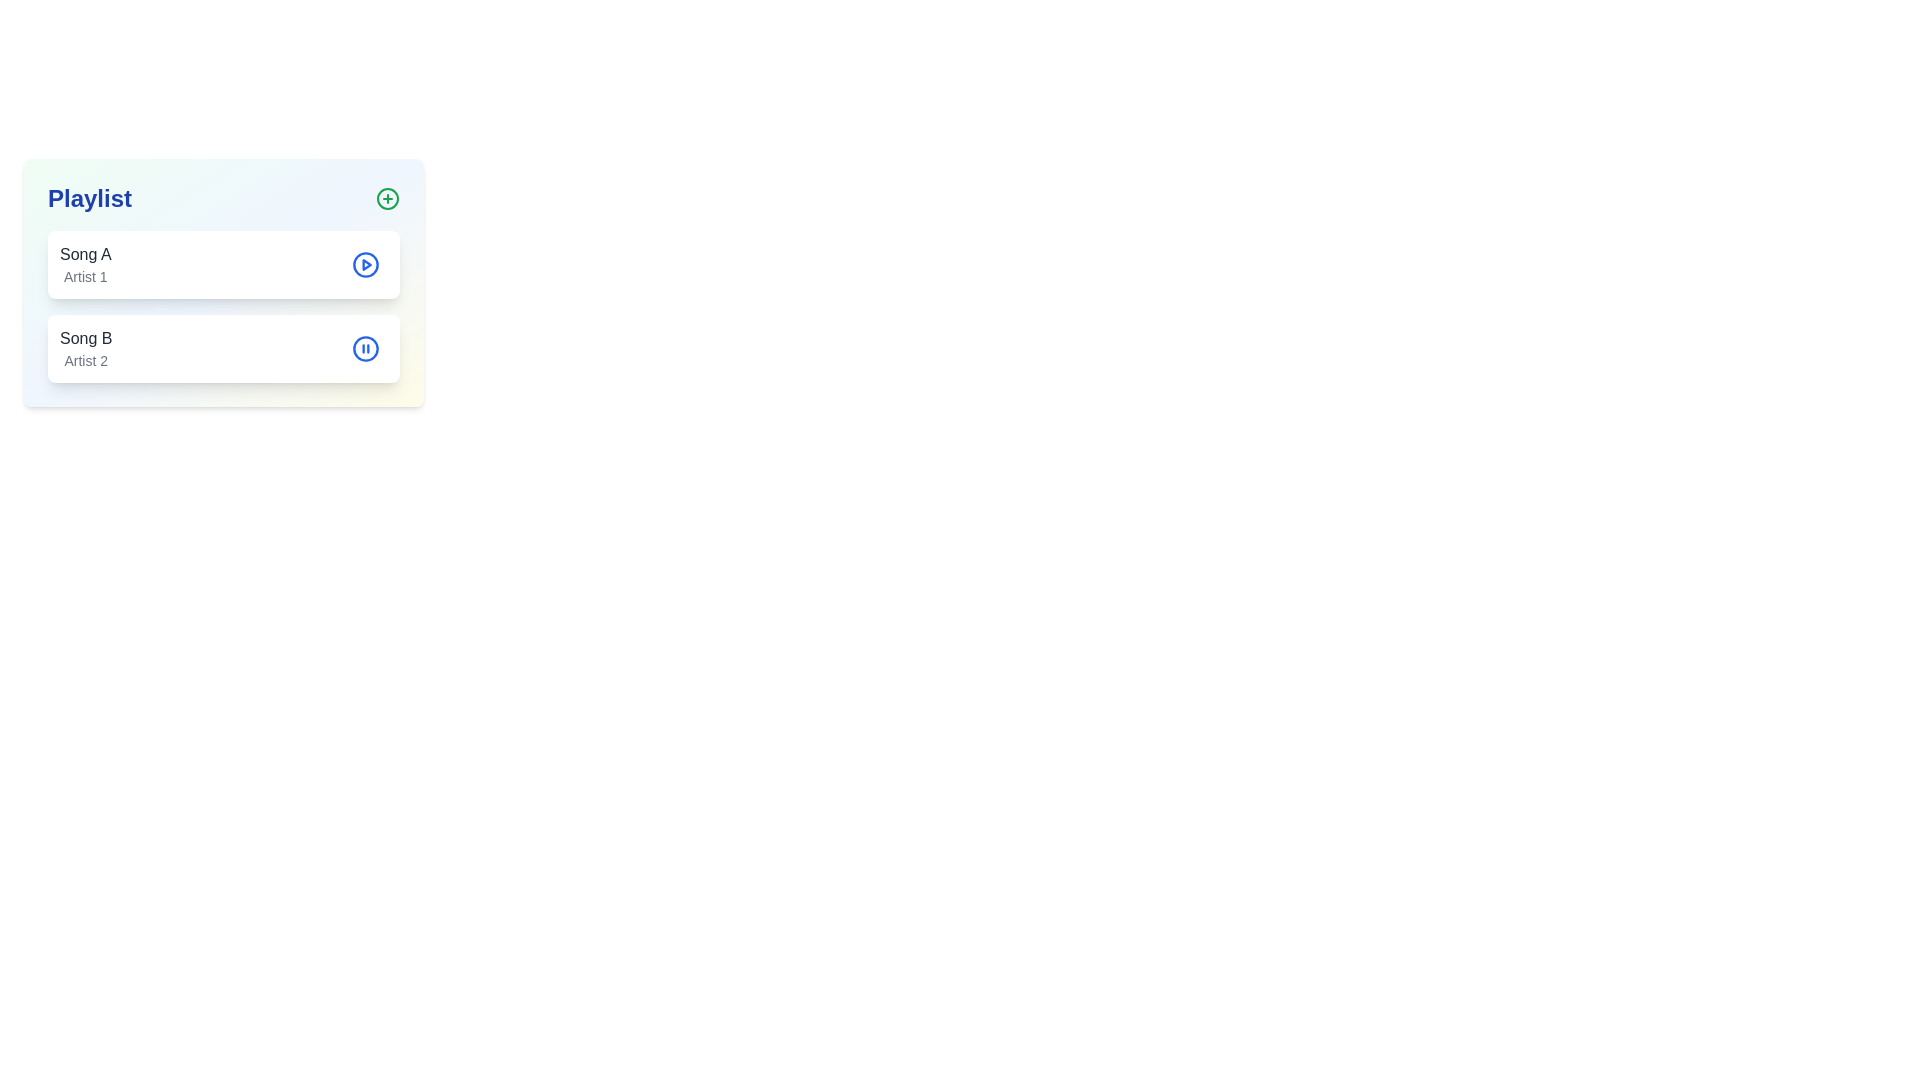 The height and width of the screenshot is (1080, 1920). Describe the element at coordinates (84, 253) in the screenshot. I see `the text label displaying the song title 'Song A' in dark gray font, located at the top of the song entry block in the playlist interface` at that location.